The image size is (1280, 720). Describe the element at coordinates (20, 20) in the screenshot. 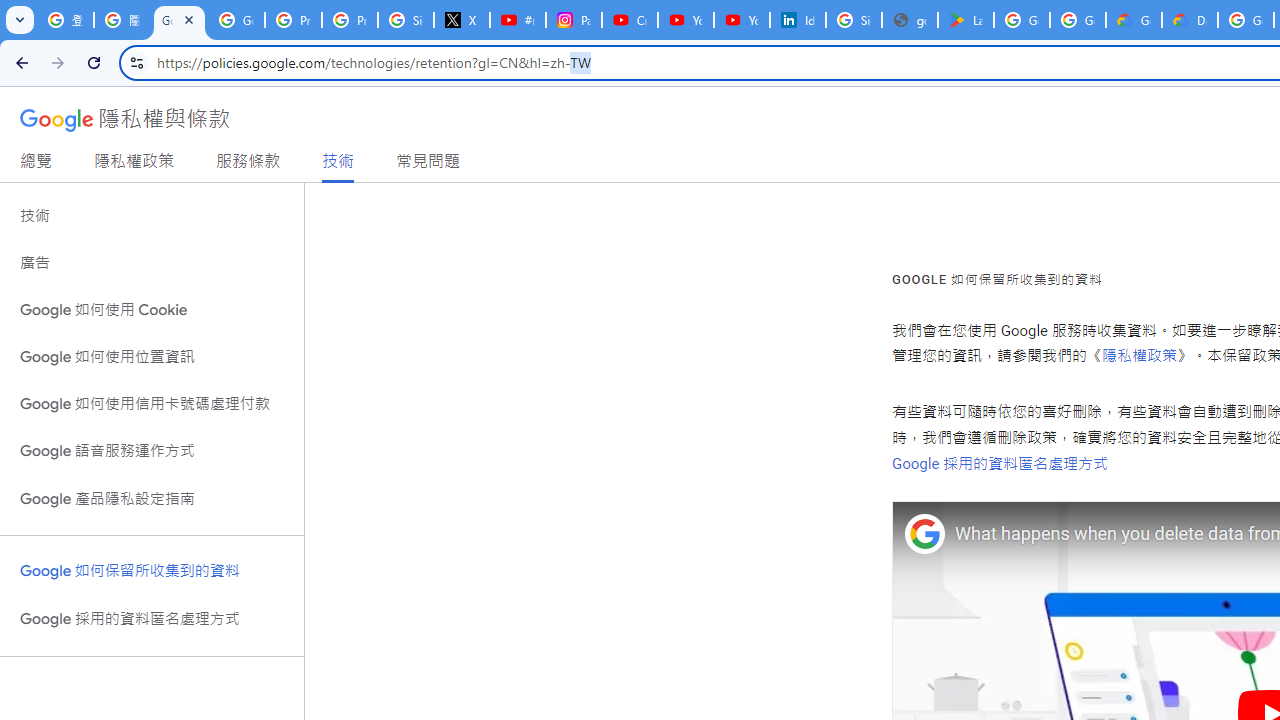

I see `'Search tabs'` at that location.